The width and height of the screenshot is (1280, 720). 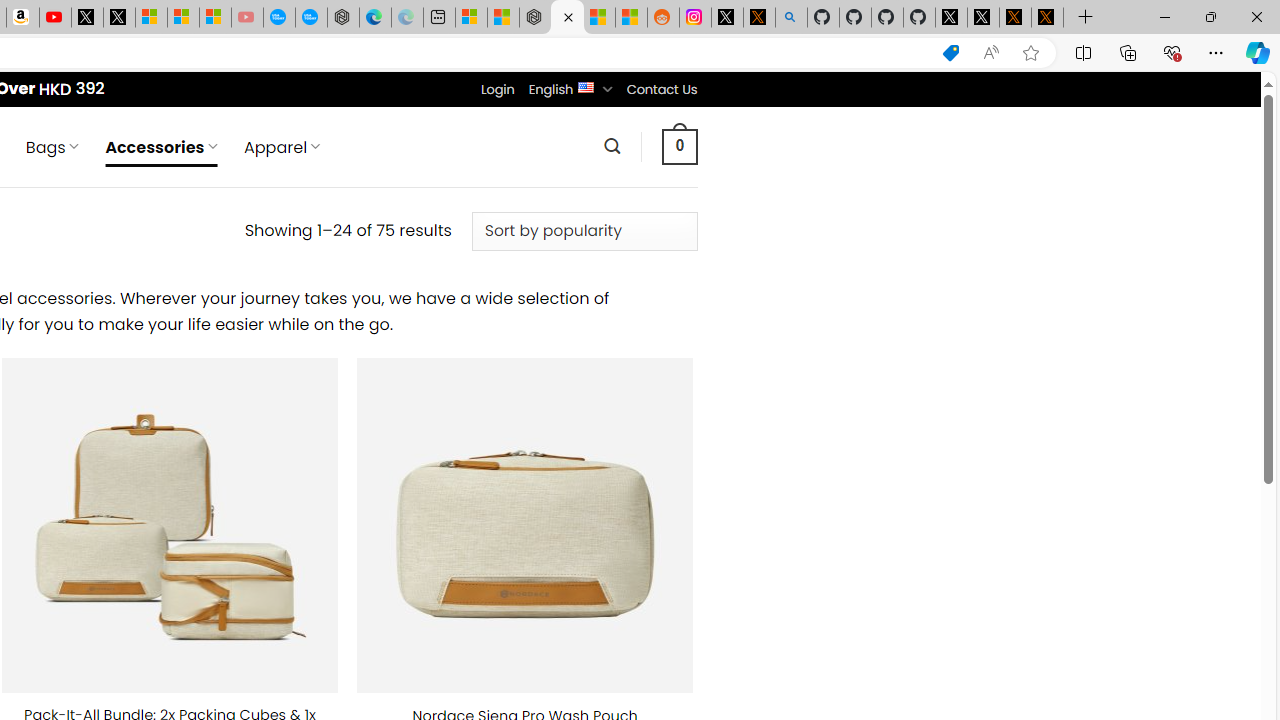 I want to click on 'X Privacy Policy', so click(x=1046, y=17).